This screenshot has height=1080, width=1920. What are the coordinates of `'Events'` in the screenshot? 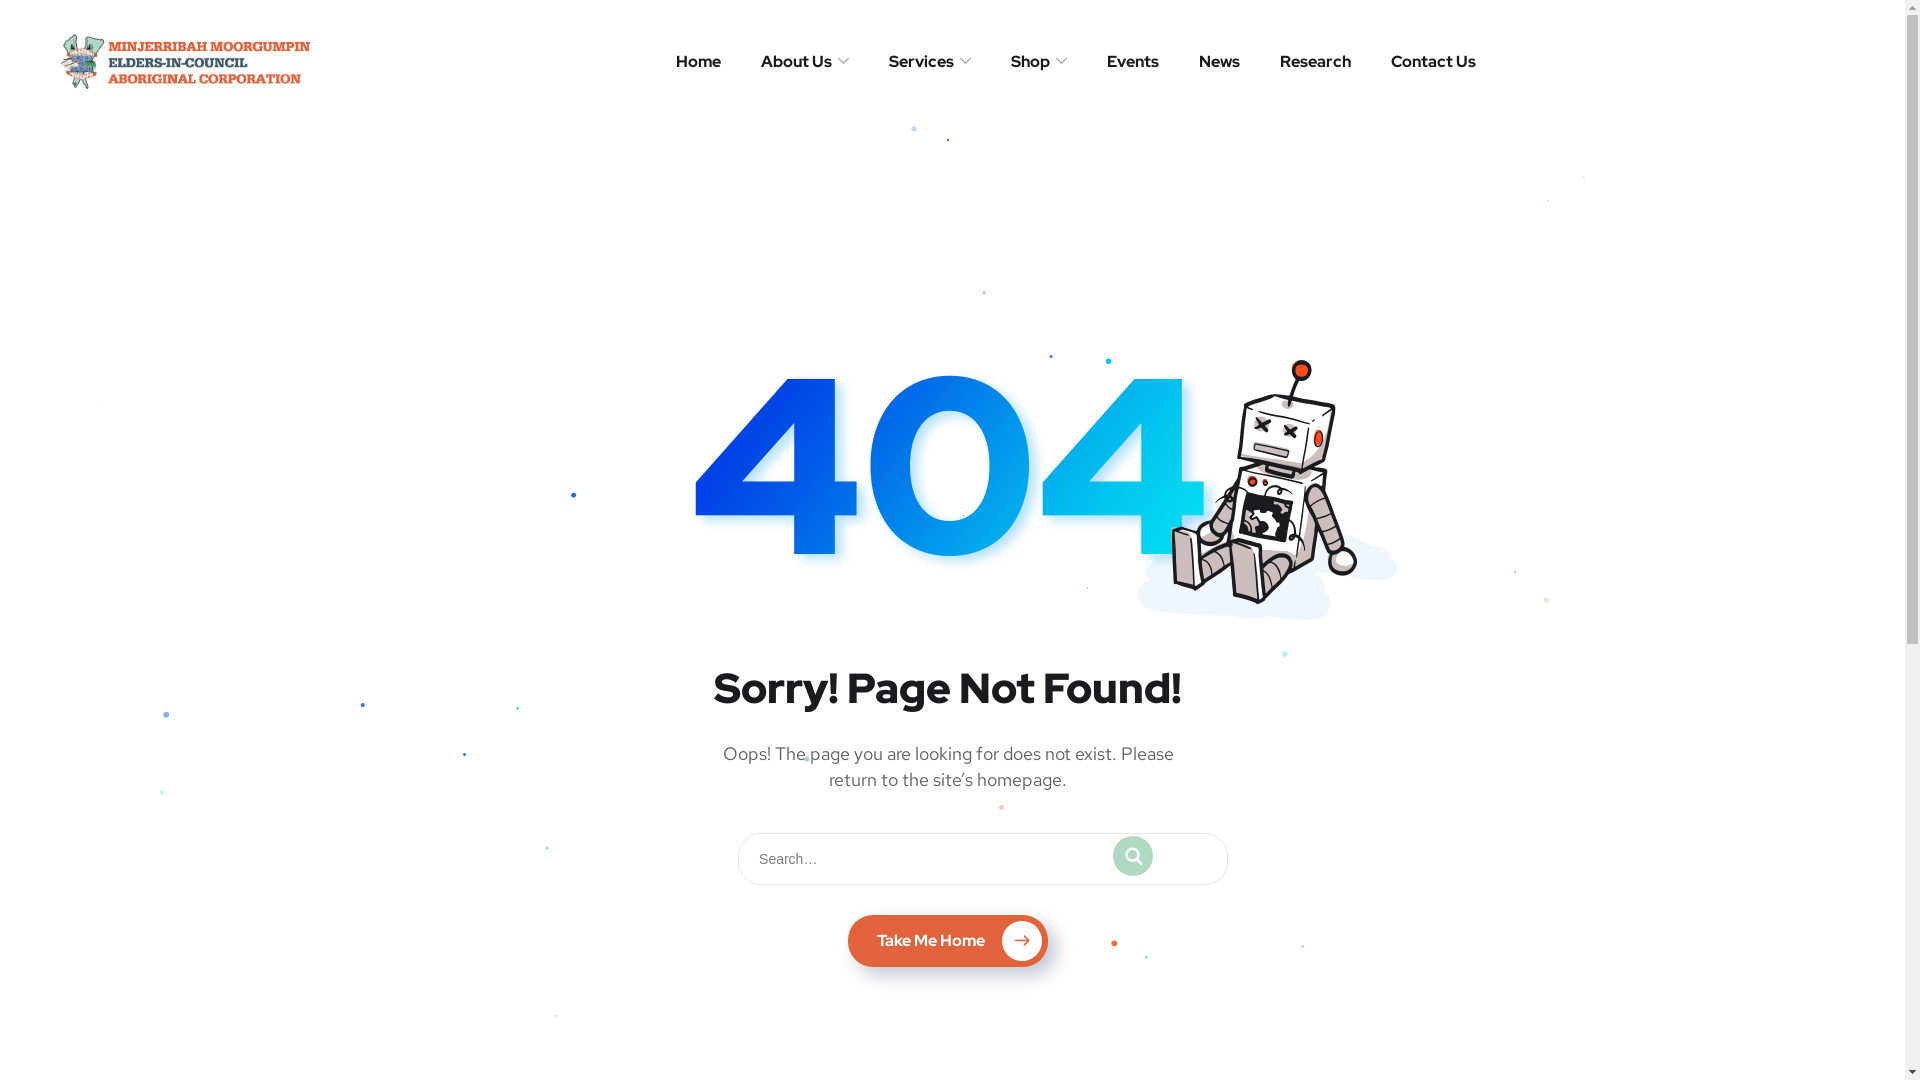 It's located at (1132, 60).